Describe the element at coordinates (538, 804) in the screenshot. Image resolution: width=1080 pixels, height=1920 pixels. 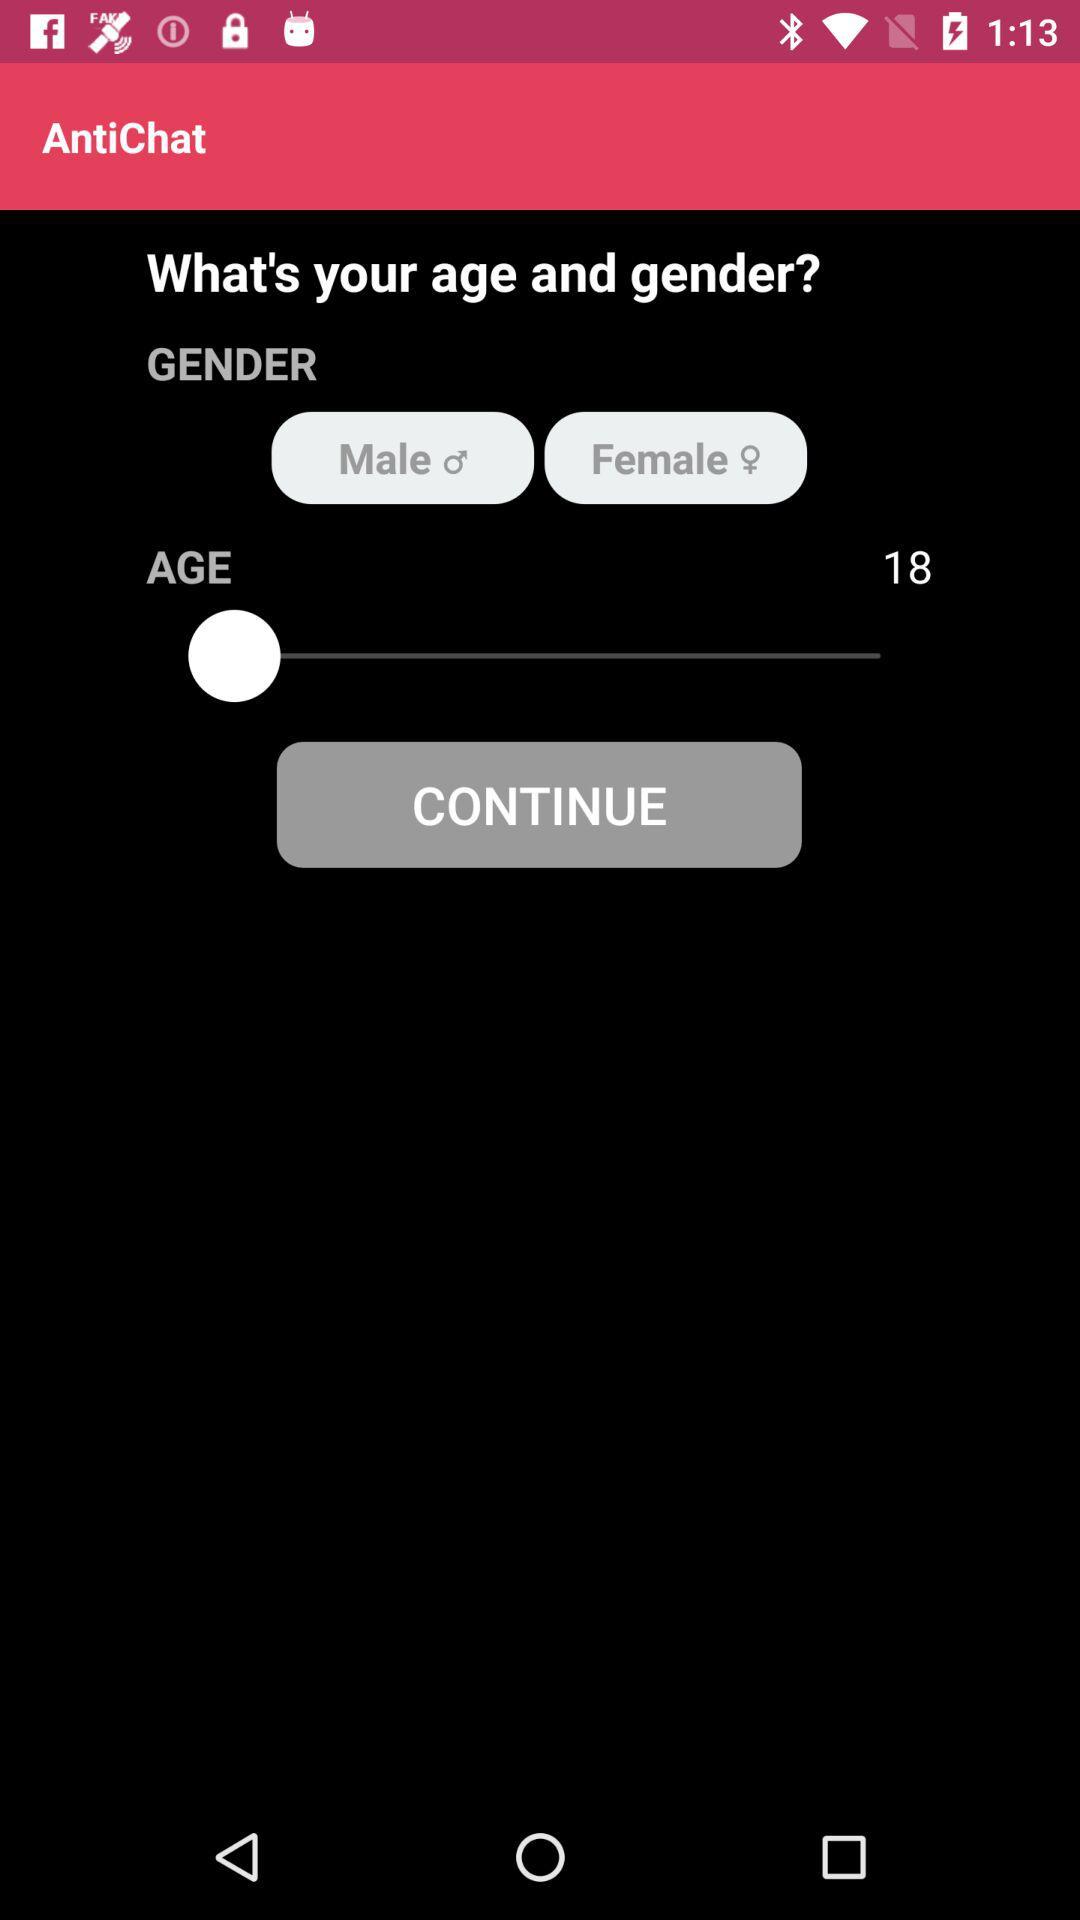
I see `the continue item` at that location.